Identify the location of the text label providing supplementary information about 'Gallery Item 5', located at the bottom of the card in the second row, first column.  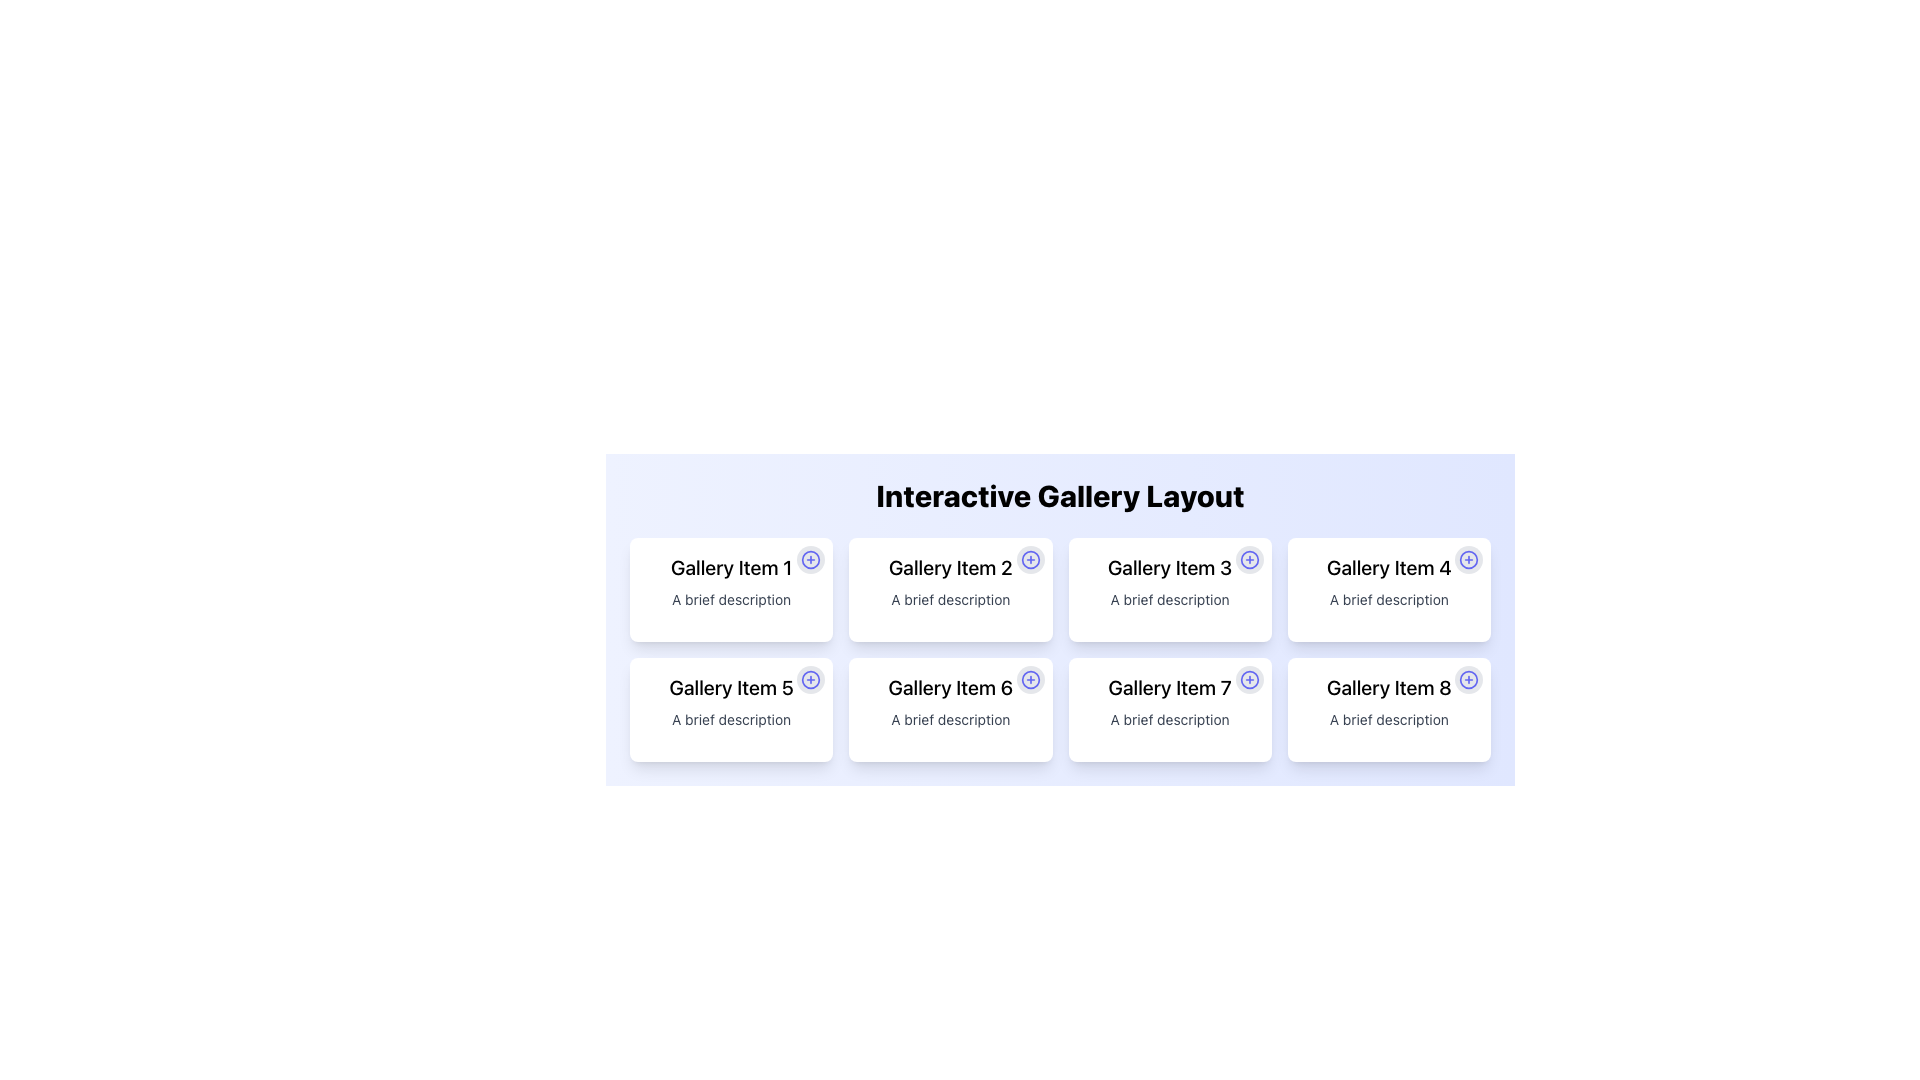
(730, 720).